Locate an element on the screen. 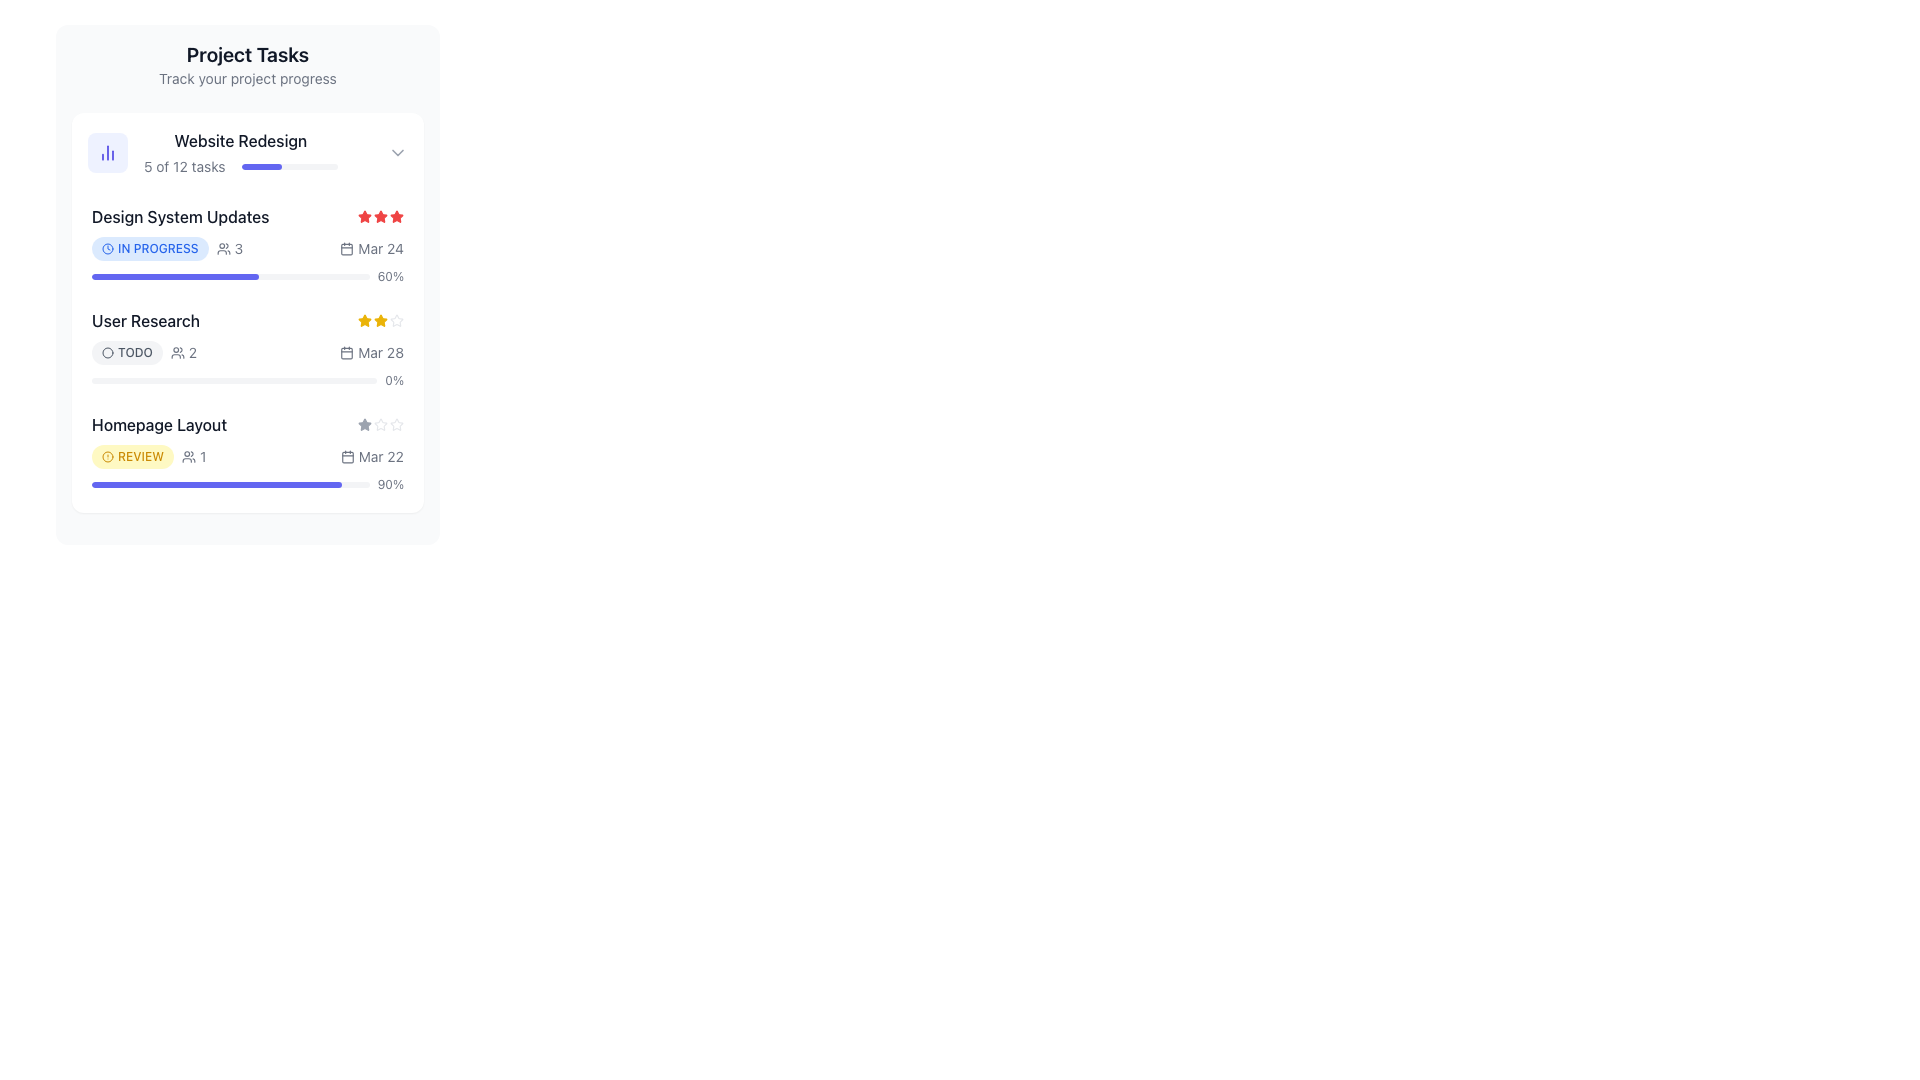 The width and height of the screenshot is (1920, 1080). the background area of the calendar icon is located at coordinates (347, 352).